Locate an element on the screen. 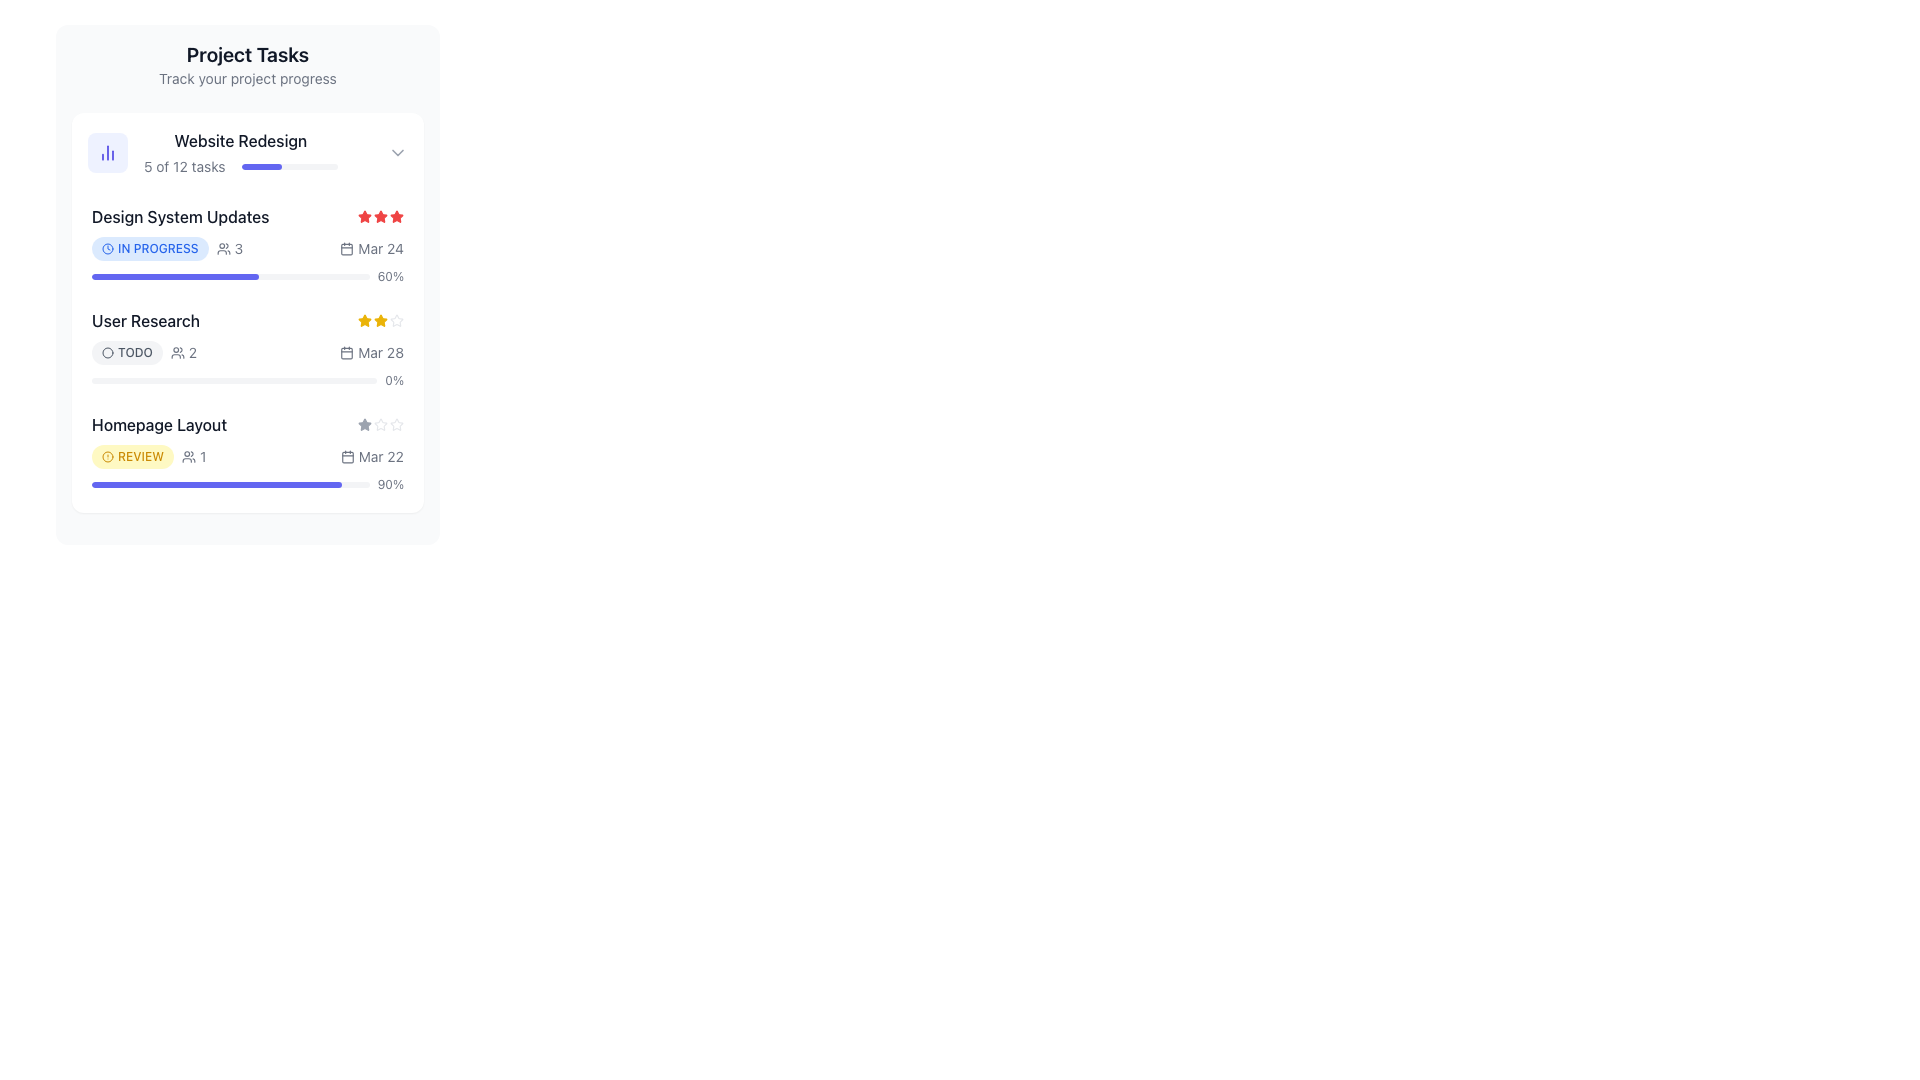 The width and height of the screenshot is (1920, 1080). the background area of the calendar icon is located at coordinates (347, 352).